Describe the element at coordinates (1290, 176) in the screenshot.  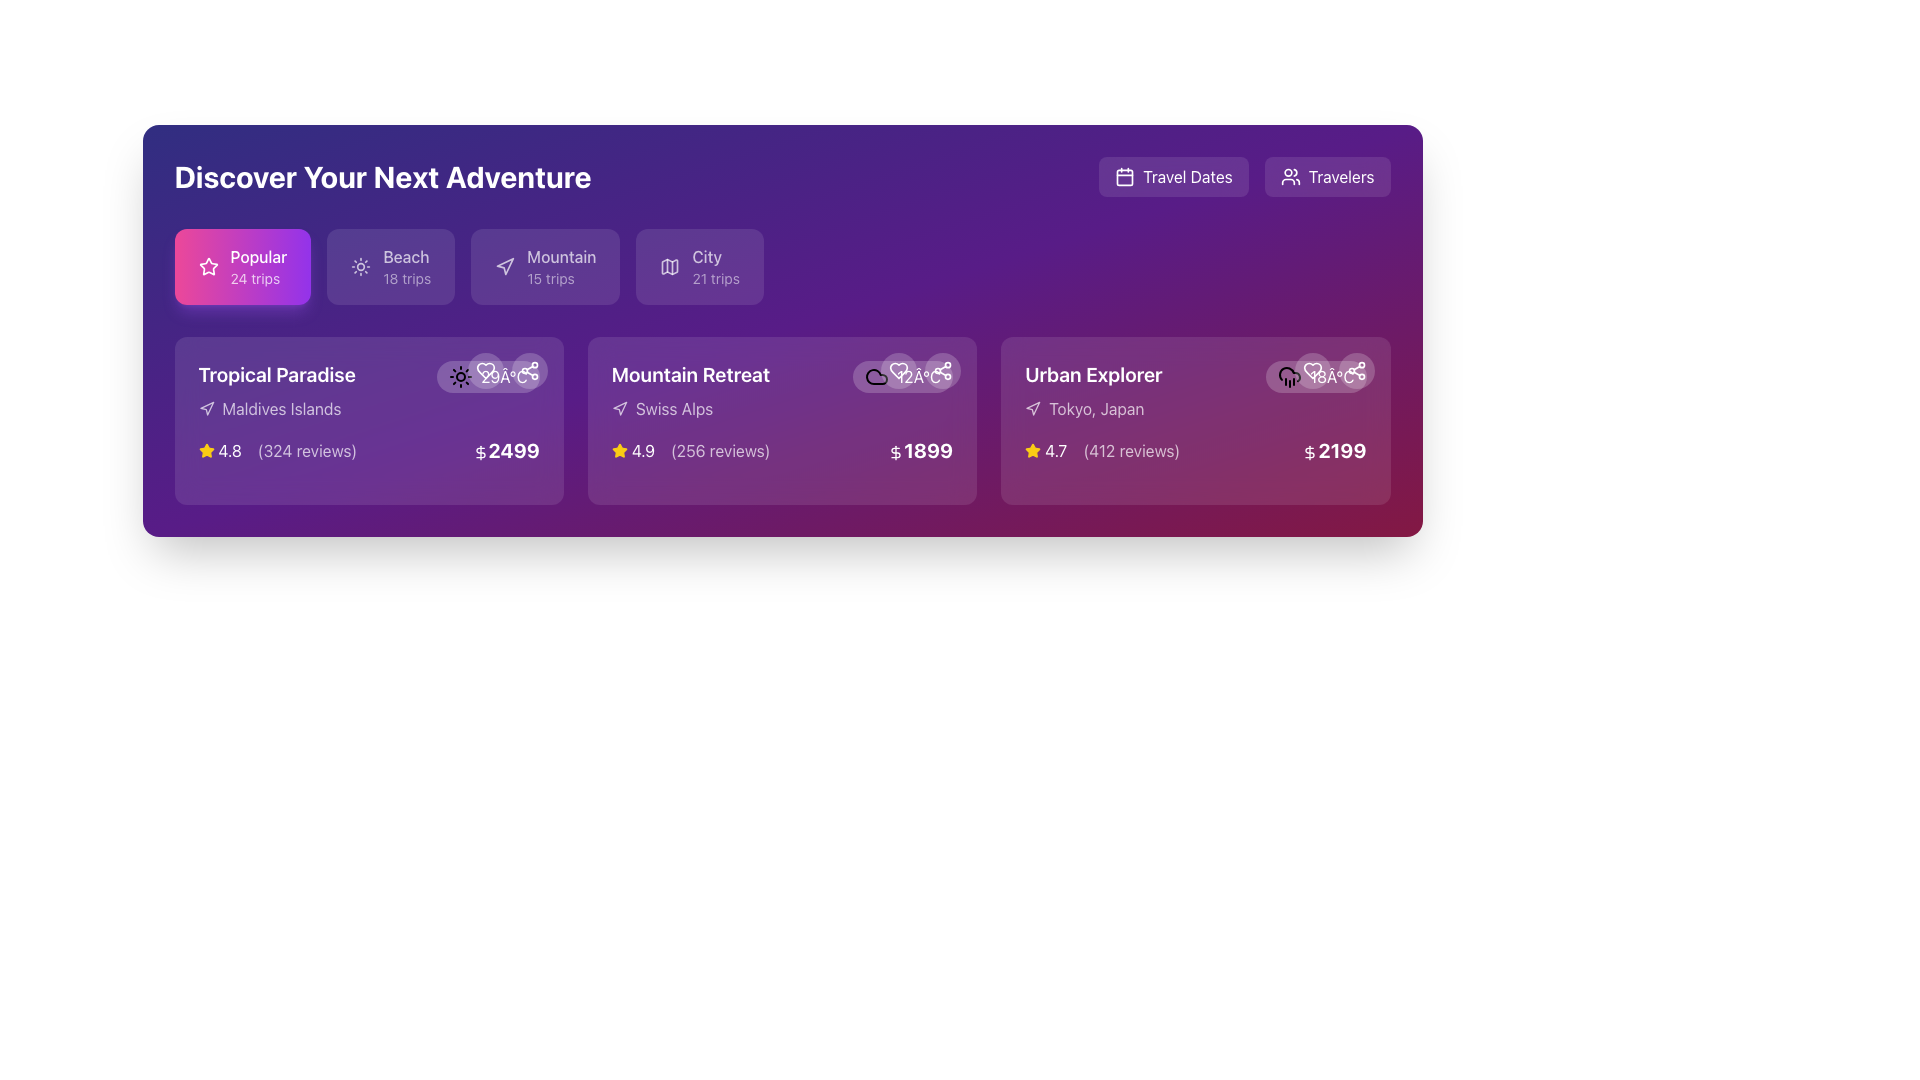
I see `the 'Travelers' icon located at the top-right corner of the interface, adjacent to the 'Travel Dates' button` at that location.